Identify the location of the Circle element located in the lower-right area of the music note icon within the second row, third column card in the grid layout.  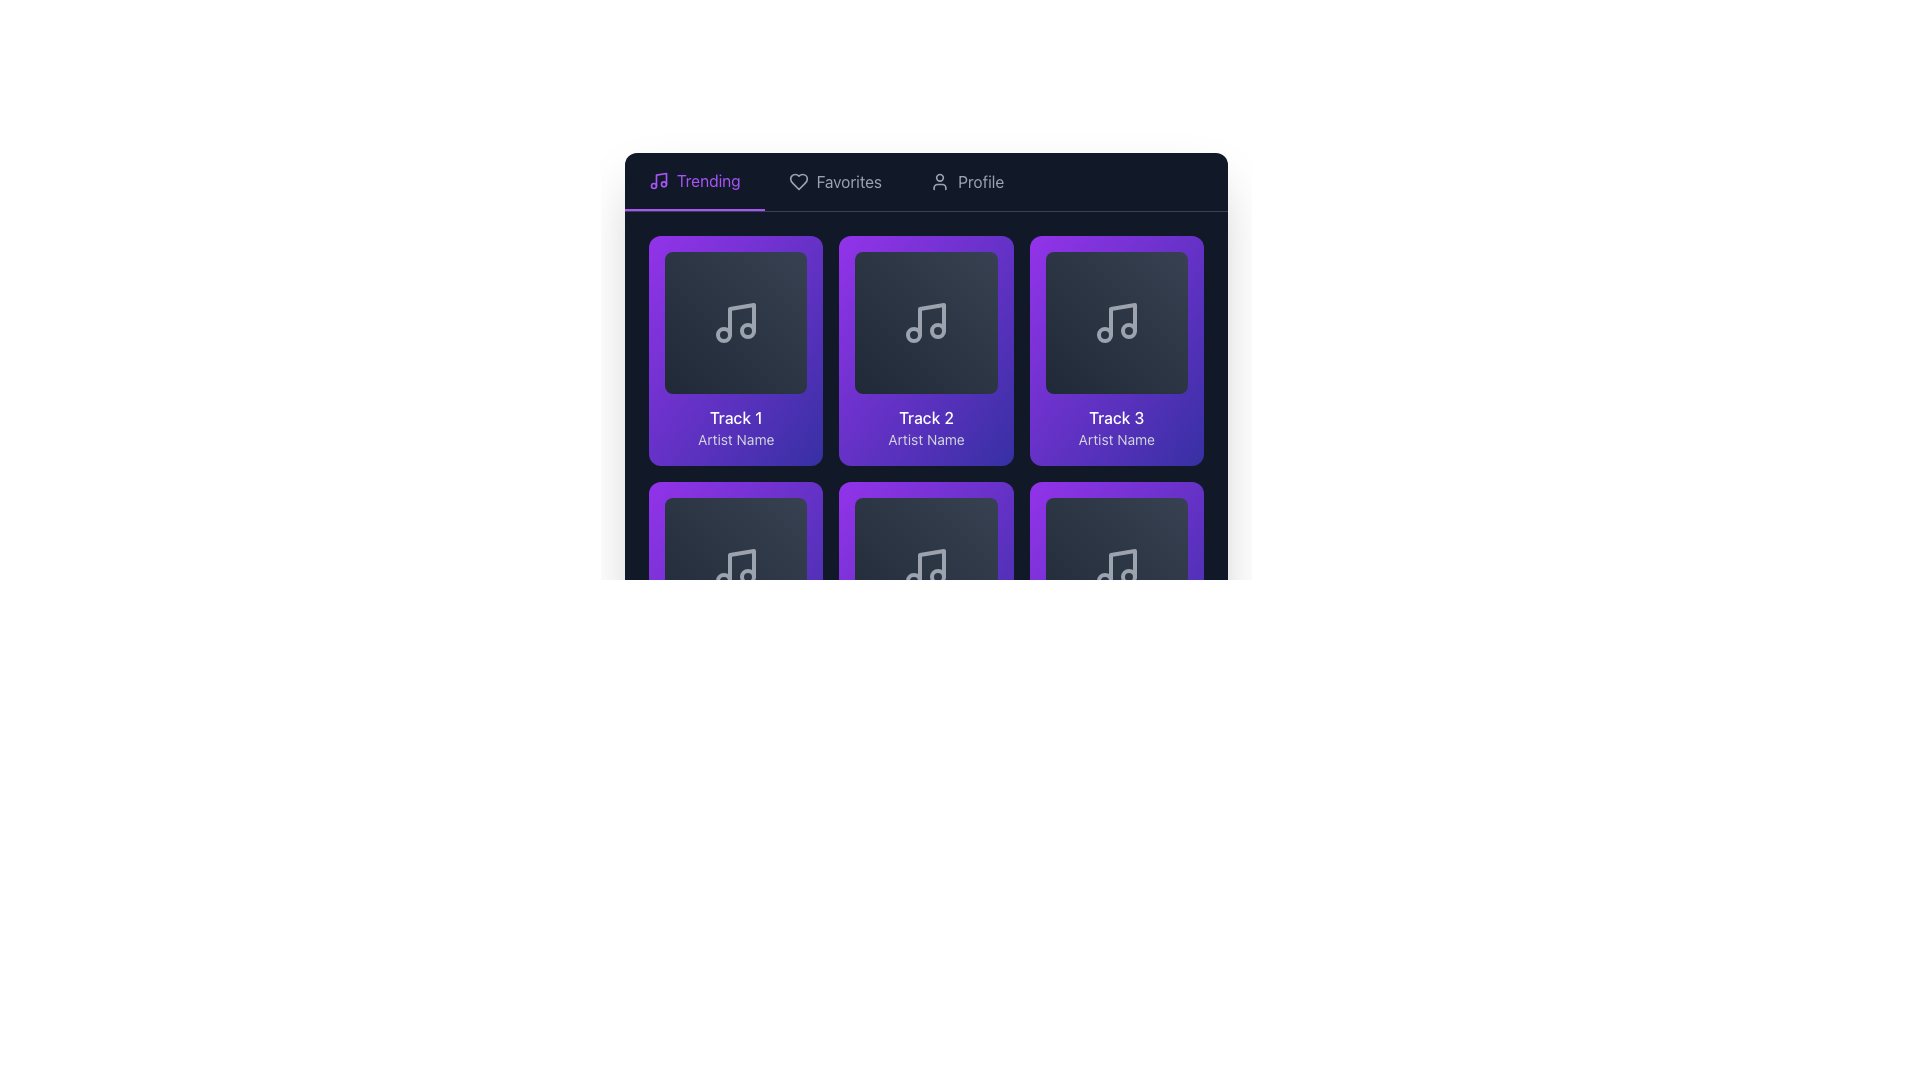
(937, 577).